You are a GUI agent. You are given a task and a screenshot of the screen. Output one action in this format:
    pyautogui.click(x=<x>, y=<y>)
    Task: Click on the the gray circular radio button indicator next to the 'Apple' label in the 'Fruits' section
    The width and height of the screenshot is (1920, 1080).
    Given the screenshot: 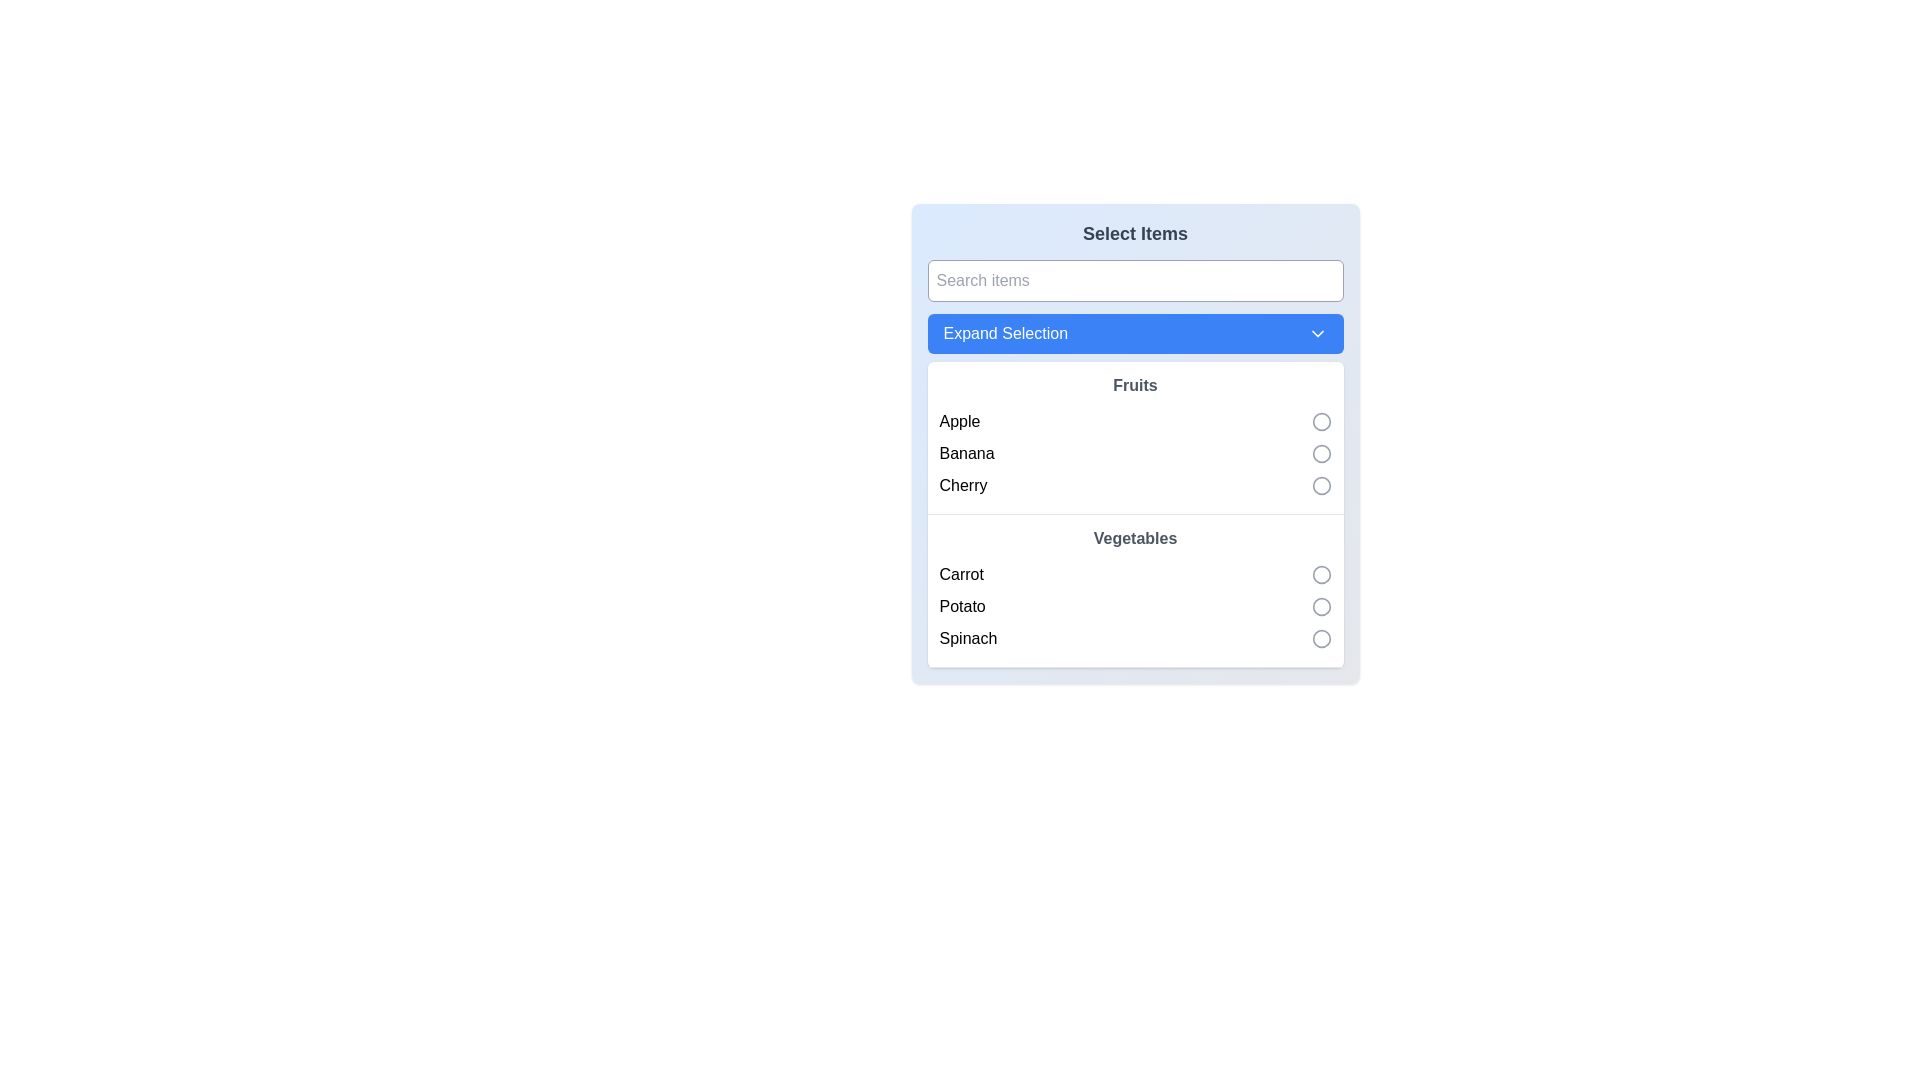 What is the action you would take?
    pyautogui.click(x=1321, y=420)
    